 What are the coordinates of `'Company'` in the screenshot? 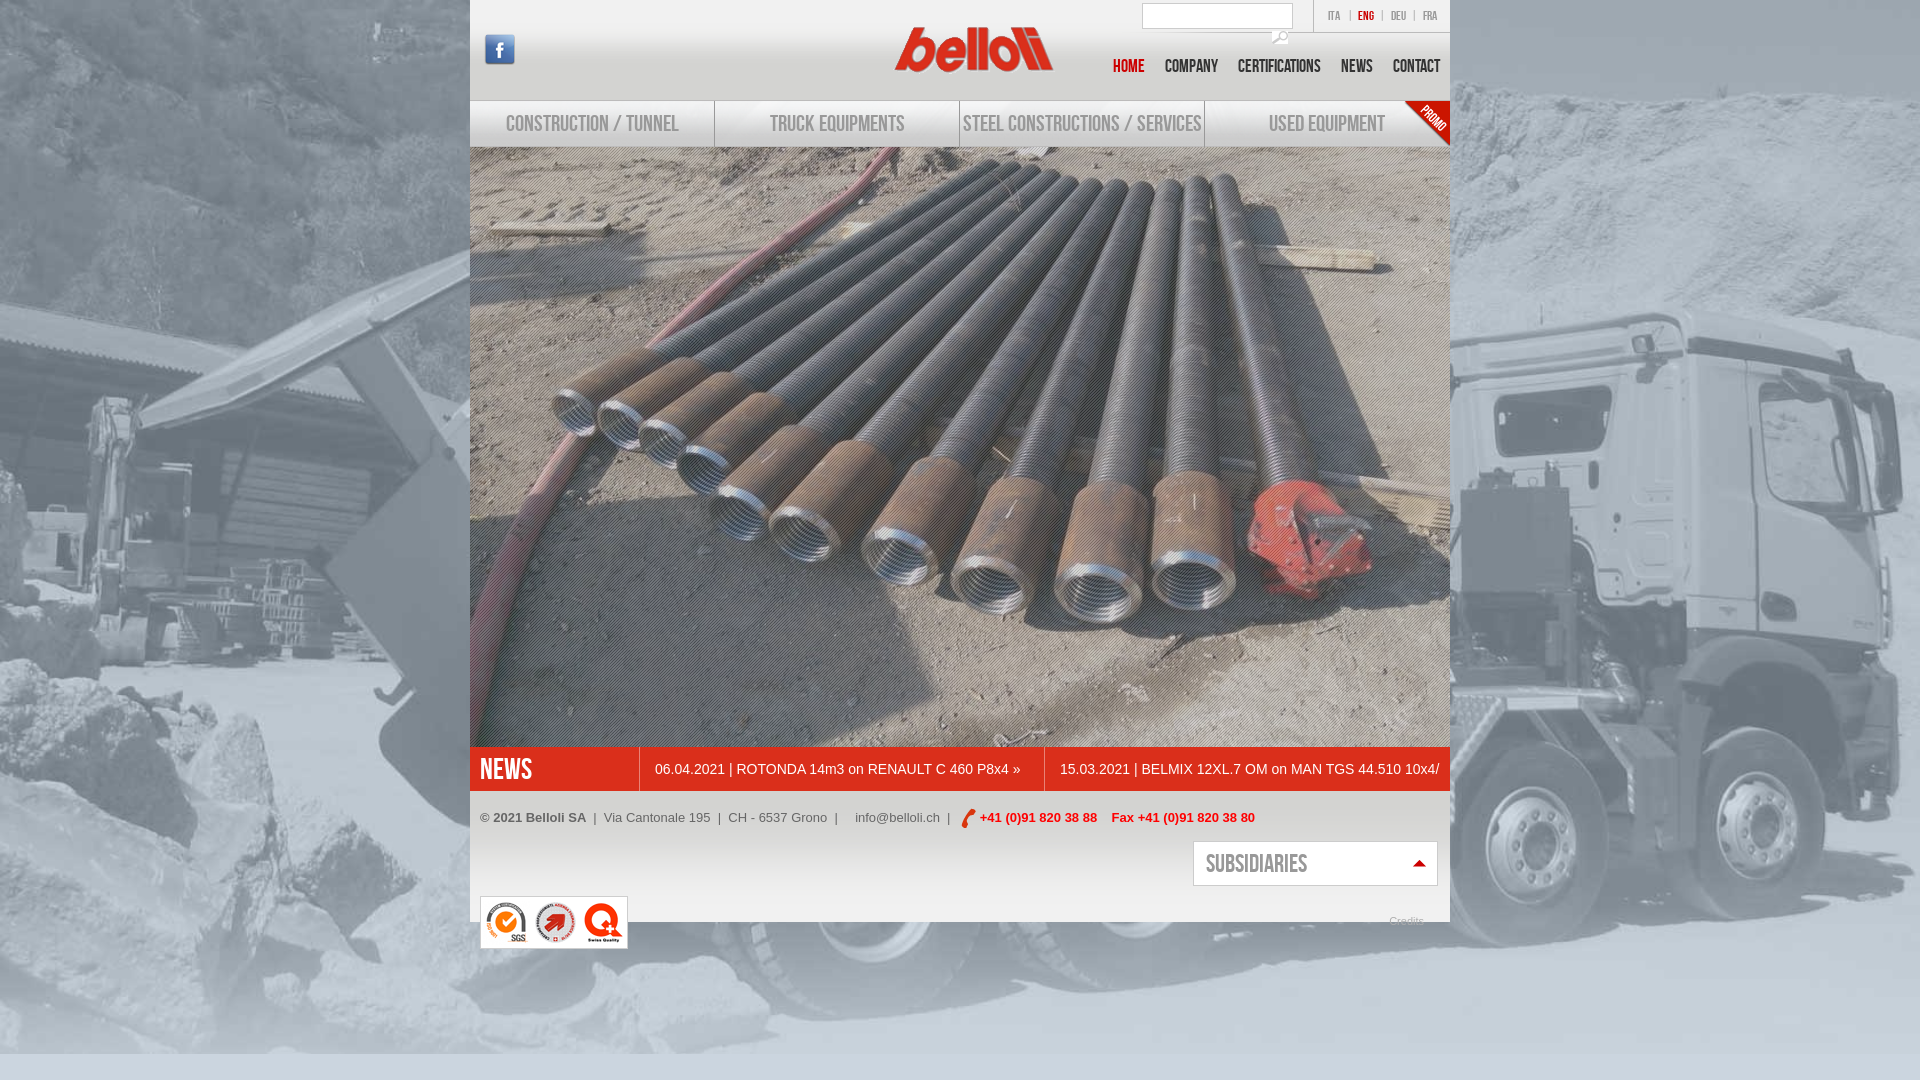 It's located at (1191, 64).